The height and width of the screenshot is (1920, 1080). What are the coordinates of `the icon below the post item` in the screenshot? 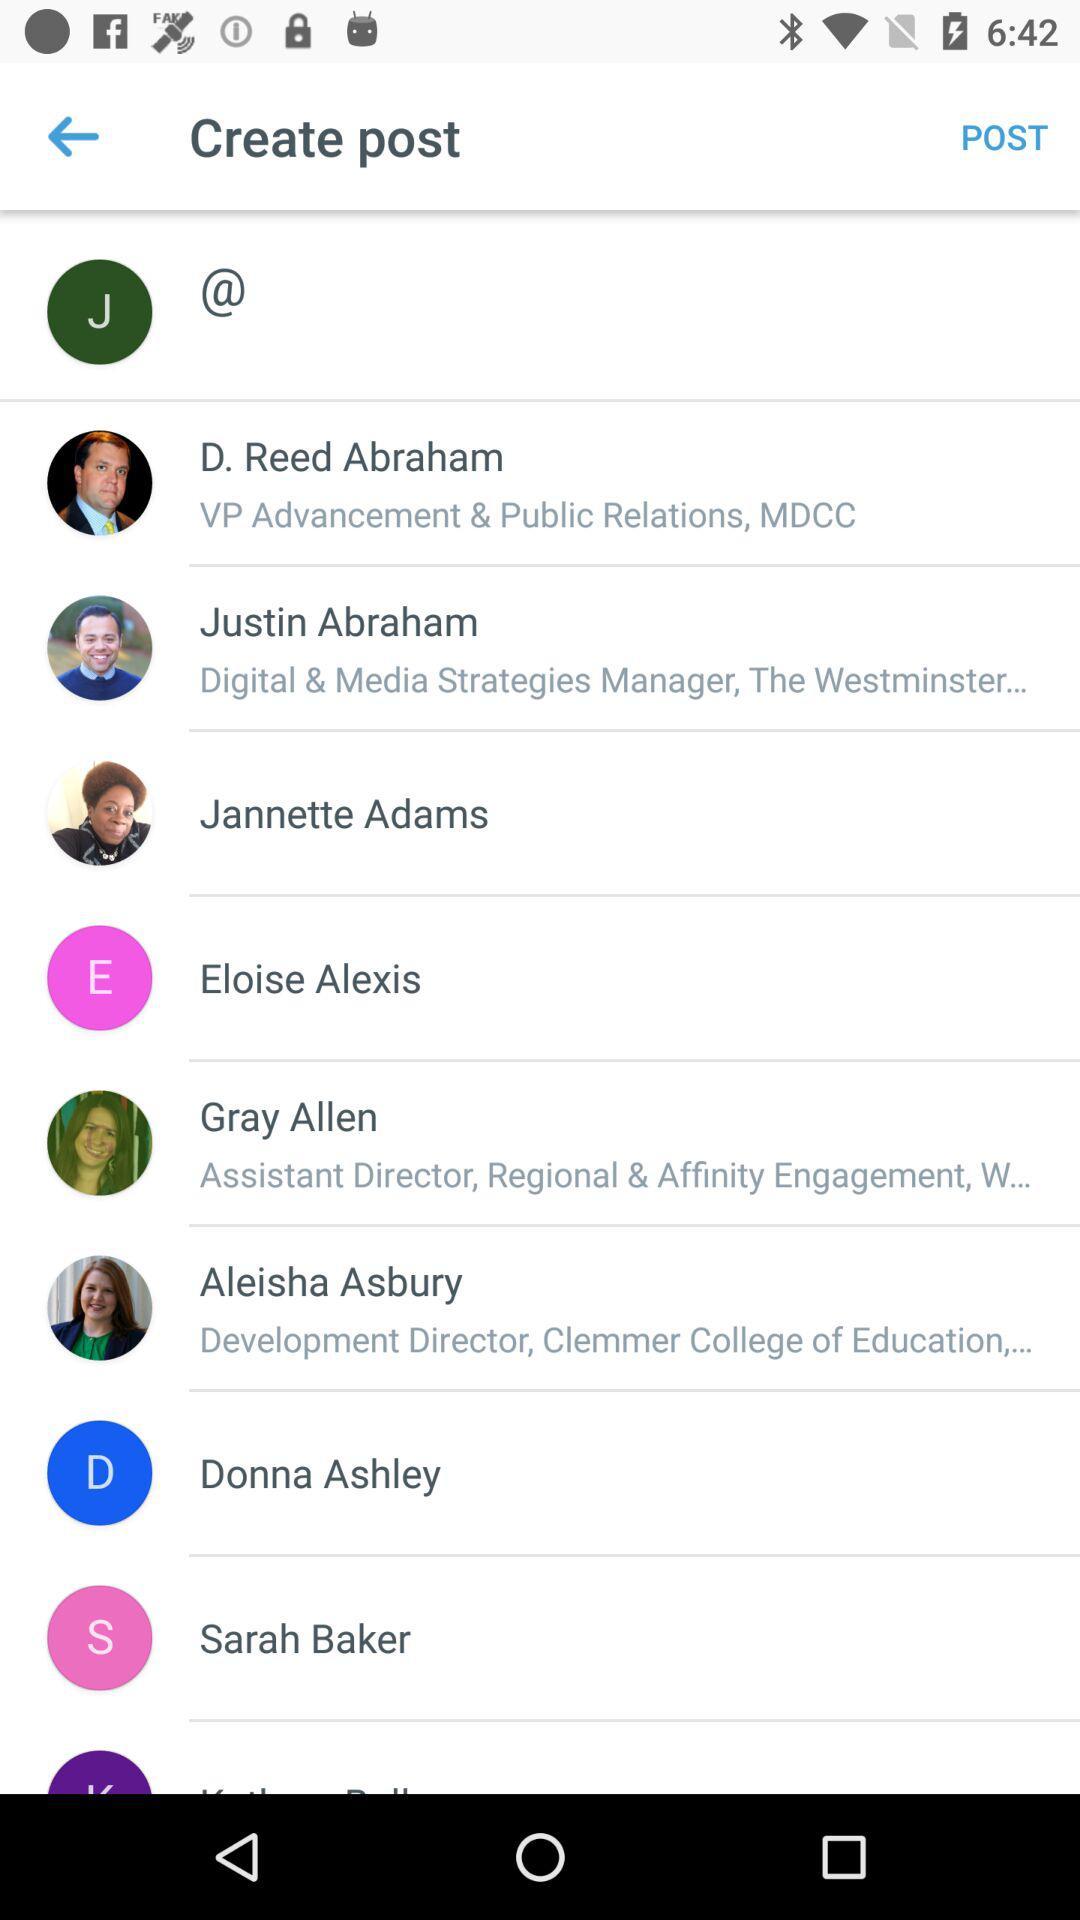 It's located at (617, 263).